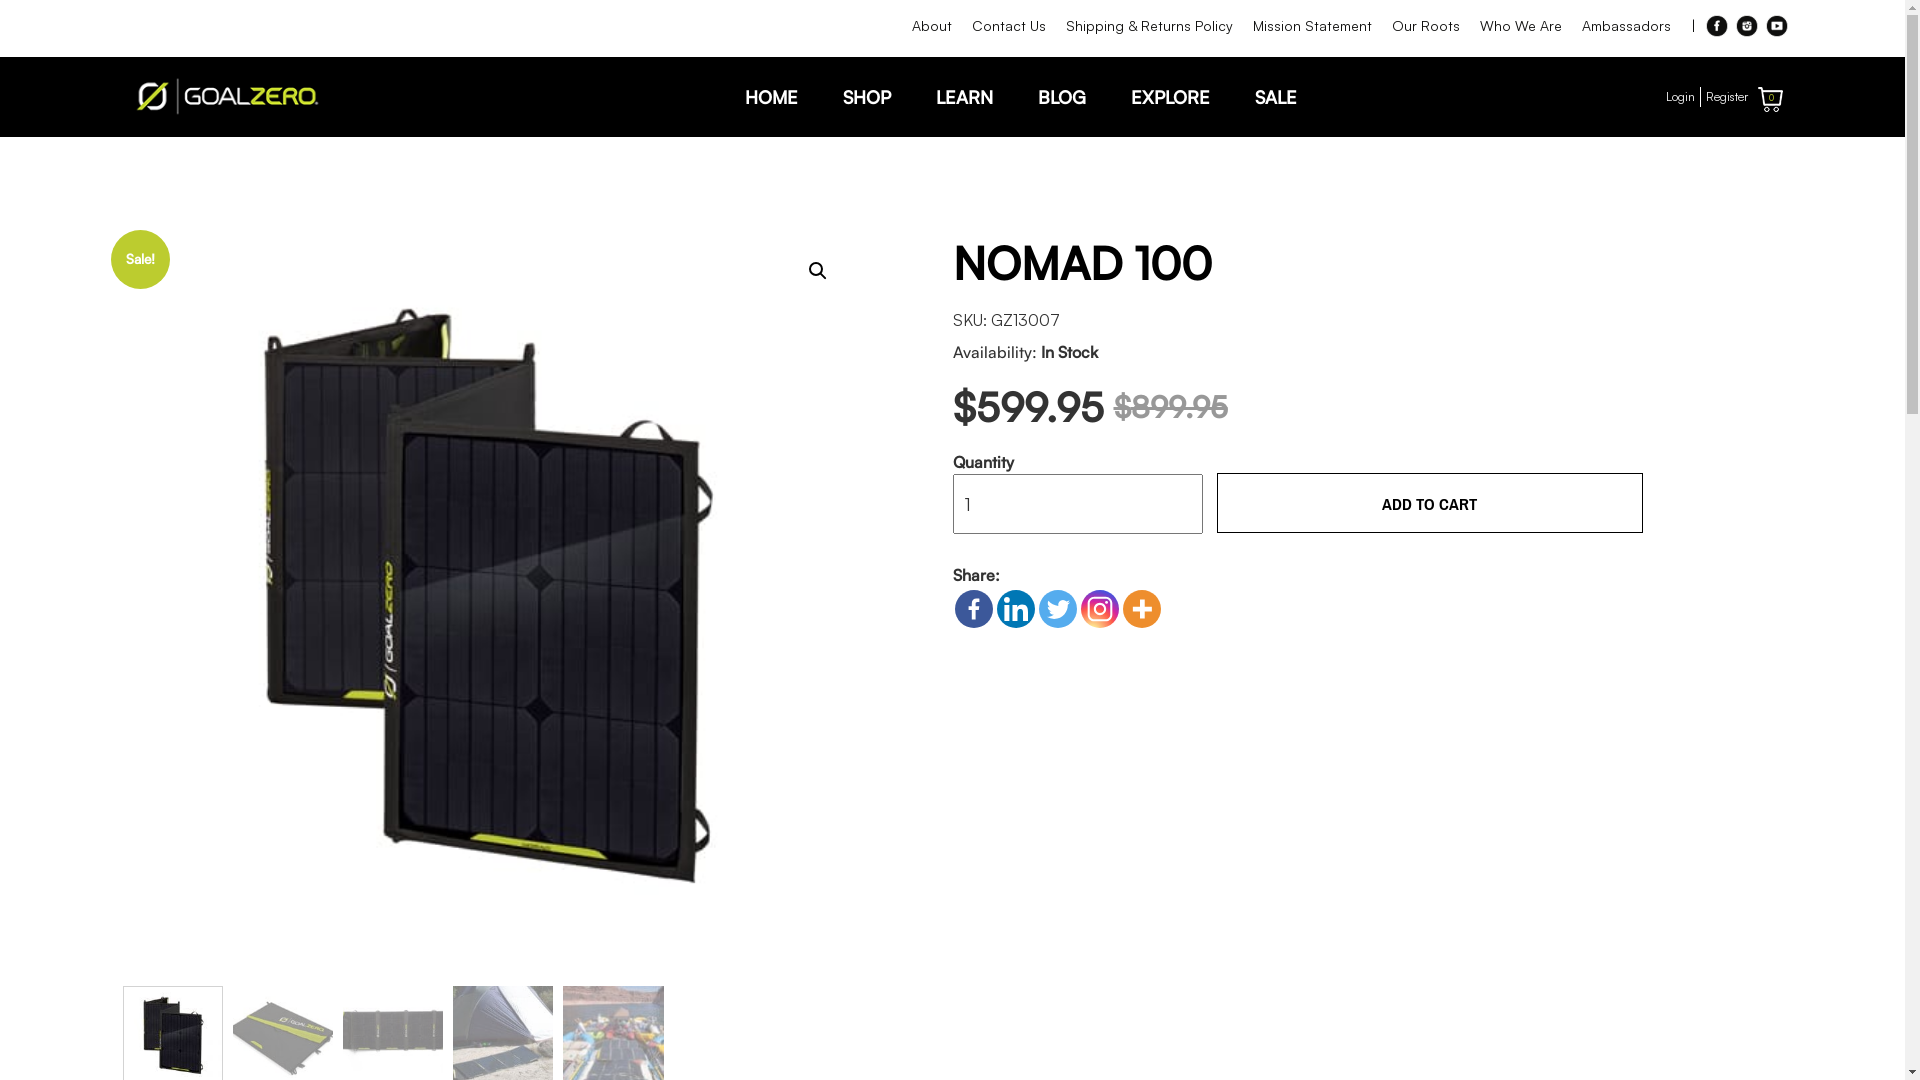 The height and width of the screenshot is (1080, 1920). Describe the element at coordinates (1770, 99) in the screenshot. I see `'0'` at that location.